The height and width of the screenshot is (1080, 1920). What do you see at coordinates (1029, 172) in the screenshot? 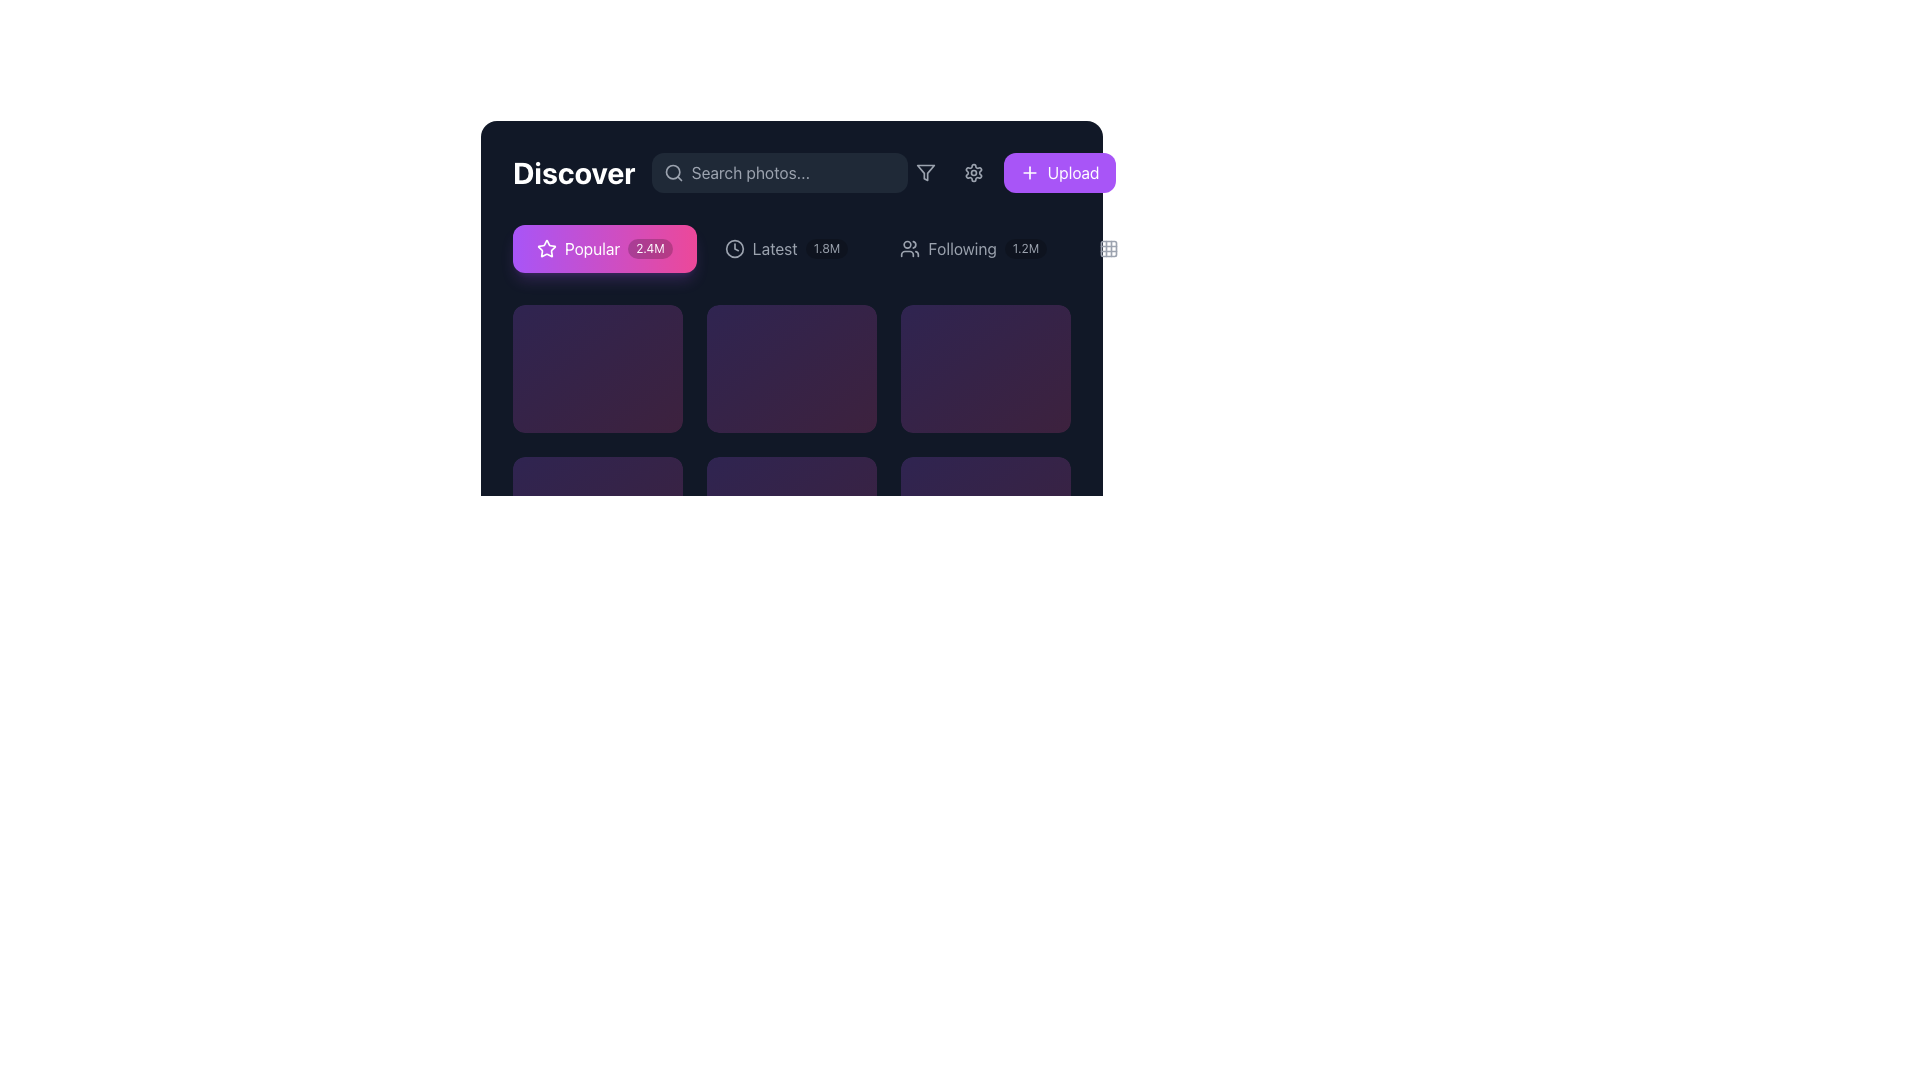
I see `the upload icon located at the center of the purple 'Upload' button` at bounding box center [1029, 172].